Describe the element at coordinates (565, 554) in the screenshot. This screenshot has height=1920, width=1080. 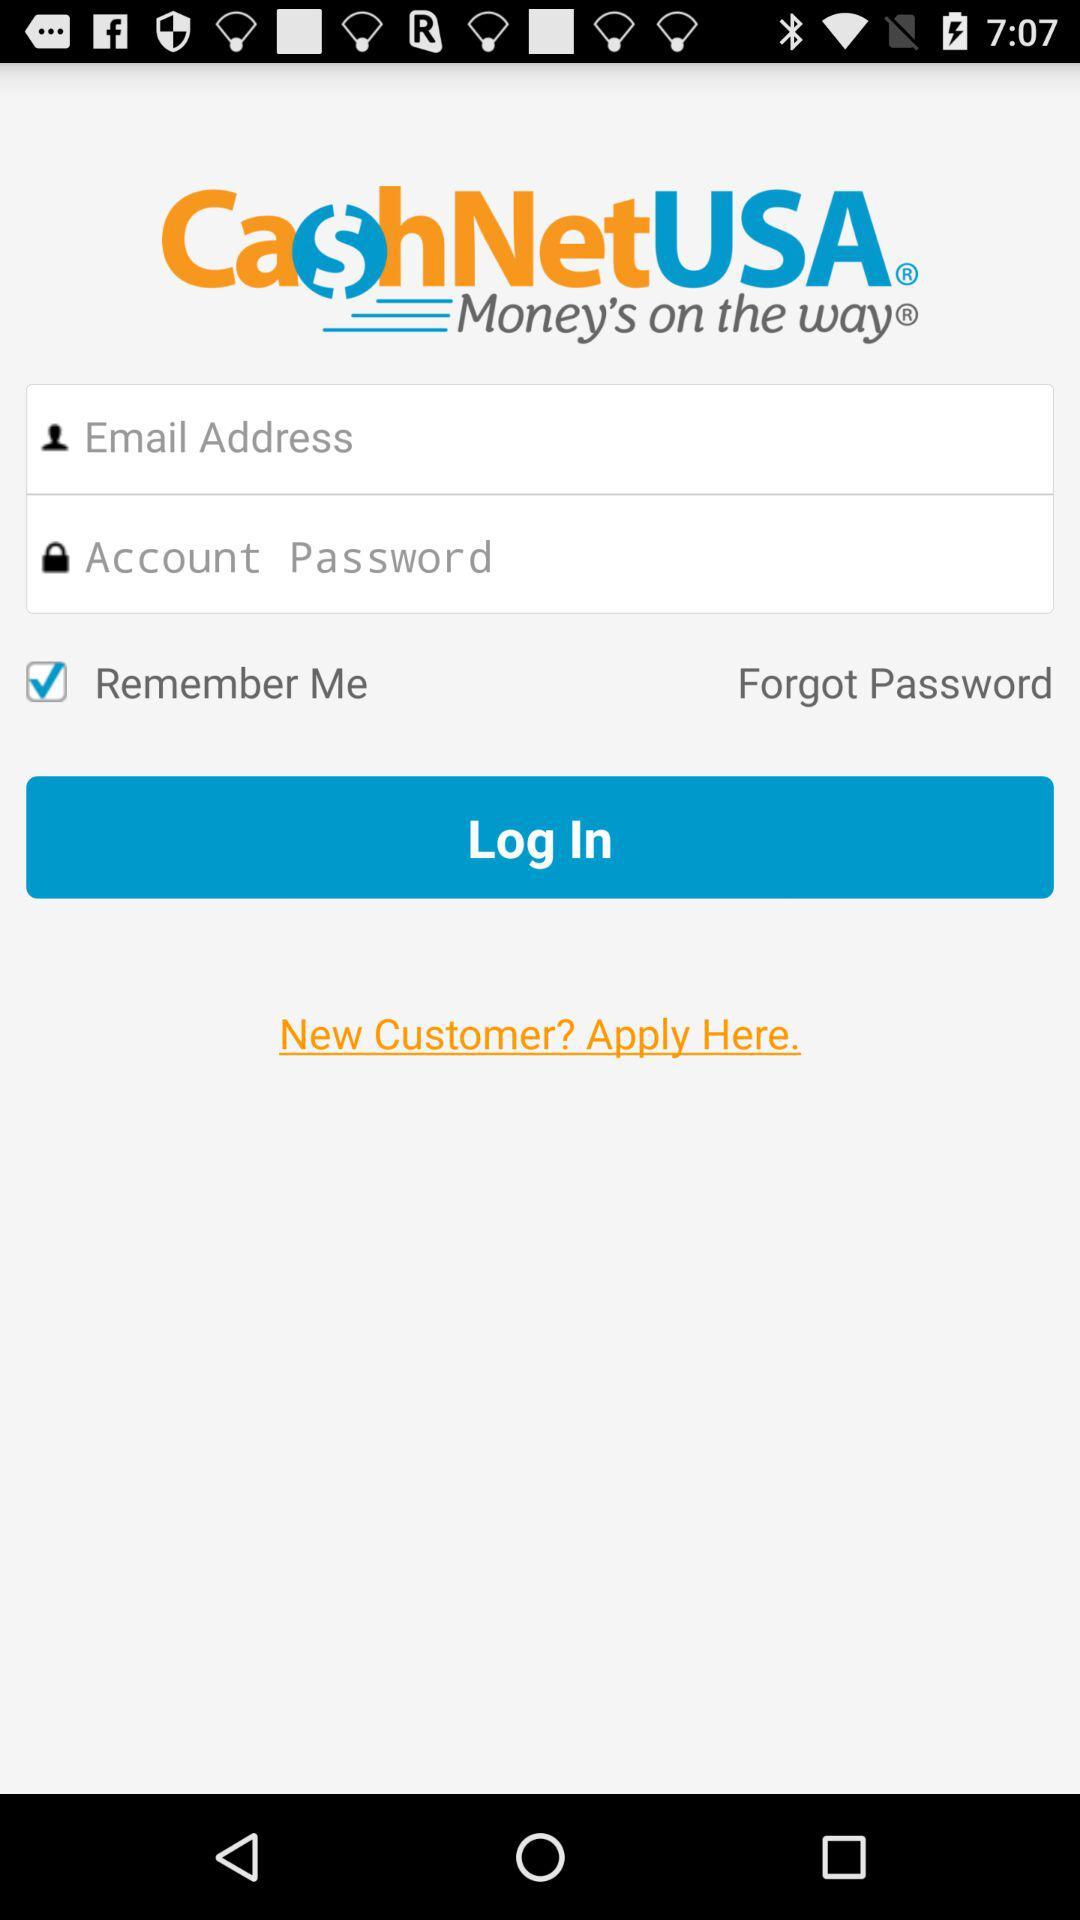
I see `app above remember me app` at that location.